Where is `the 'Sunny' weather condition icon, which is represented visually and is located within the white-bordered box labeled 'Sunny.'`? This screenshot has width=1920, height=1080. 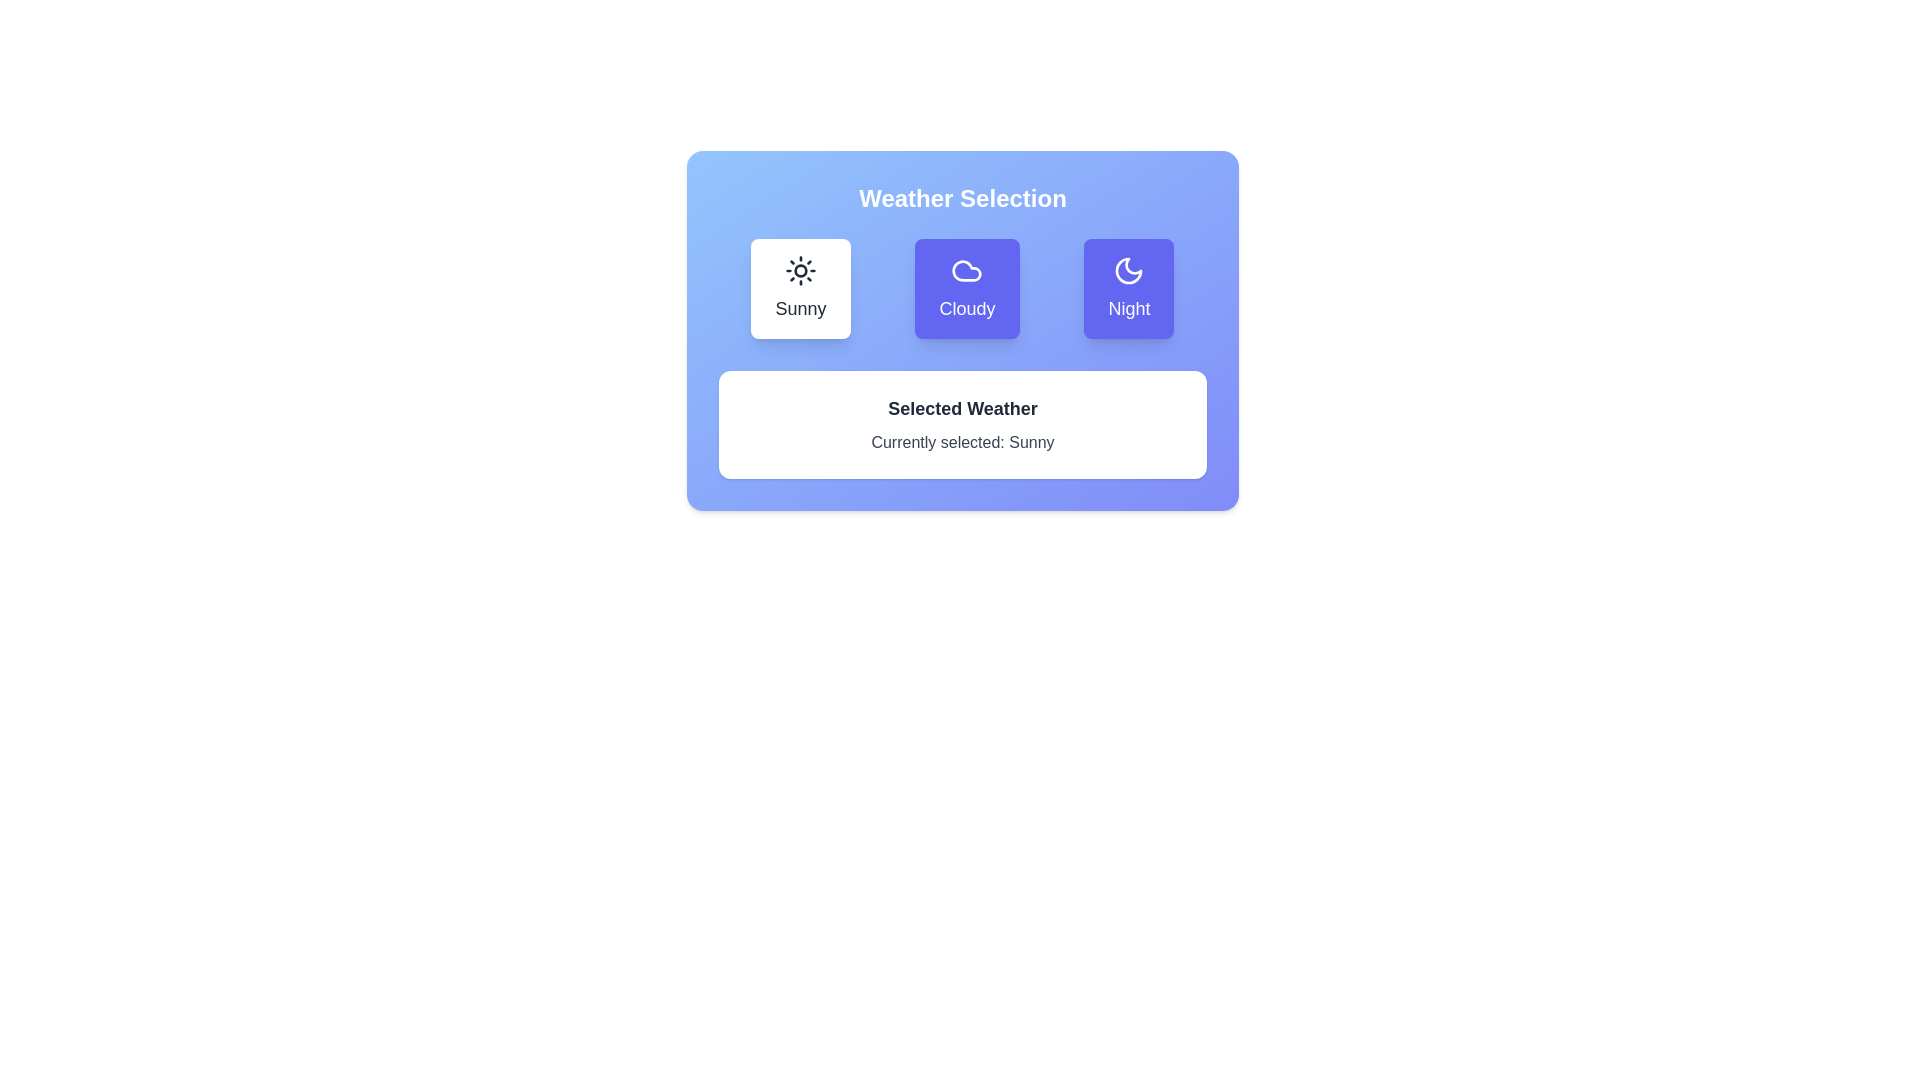 the 'Sunny' weather condition icon, which is represented visually and is located within the white-bordered box labeled 'Sunny.' is located at coordinates (801, 270).